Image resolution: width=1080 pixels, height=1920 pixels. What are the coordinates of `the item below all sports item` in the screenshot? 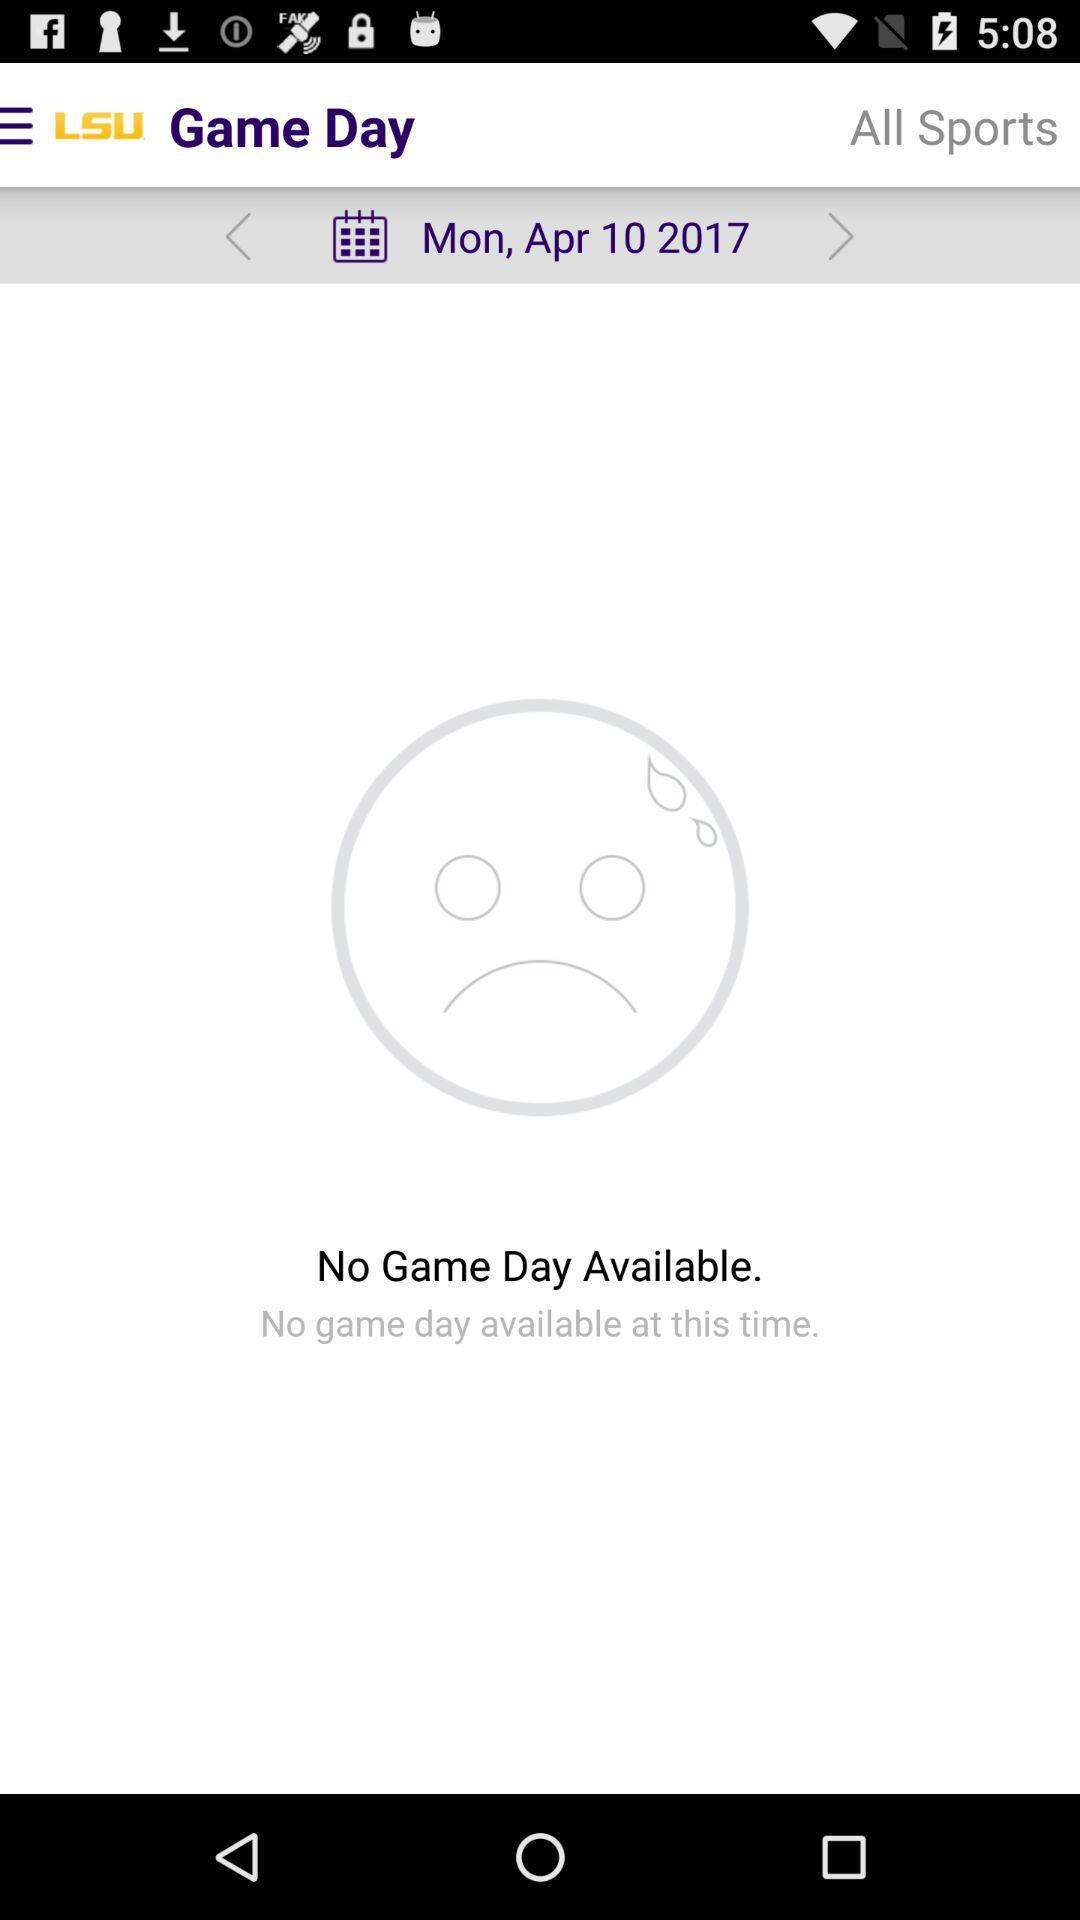 It's located at (841, 236).